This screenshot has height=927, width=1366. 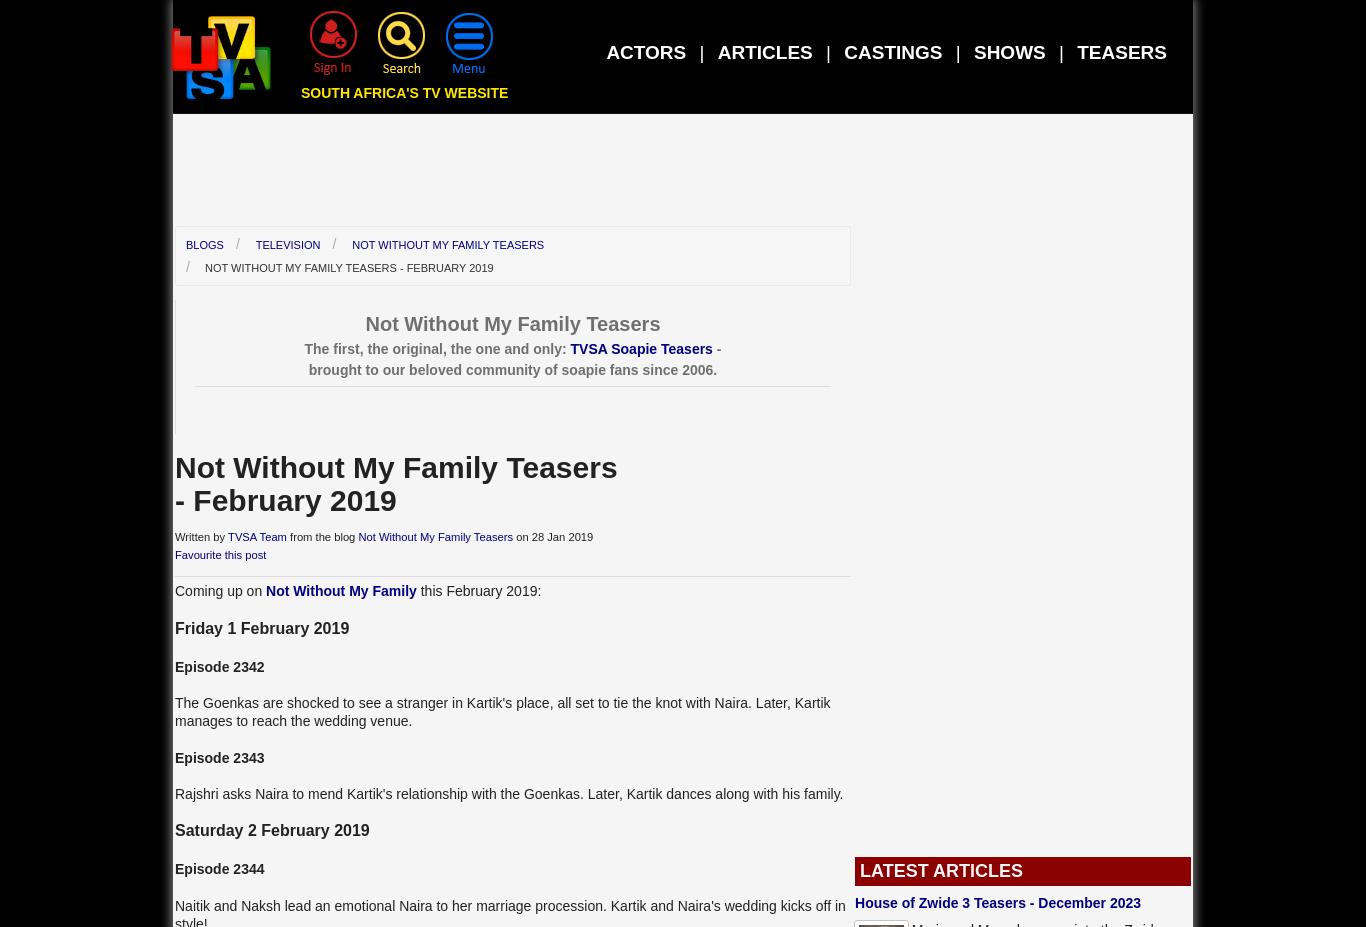 I want to click on 'SOUTH AFRICA'S TV WEBSITE', so click(x=403, y=91).